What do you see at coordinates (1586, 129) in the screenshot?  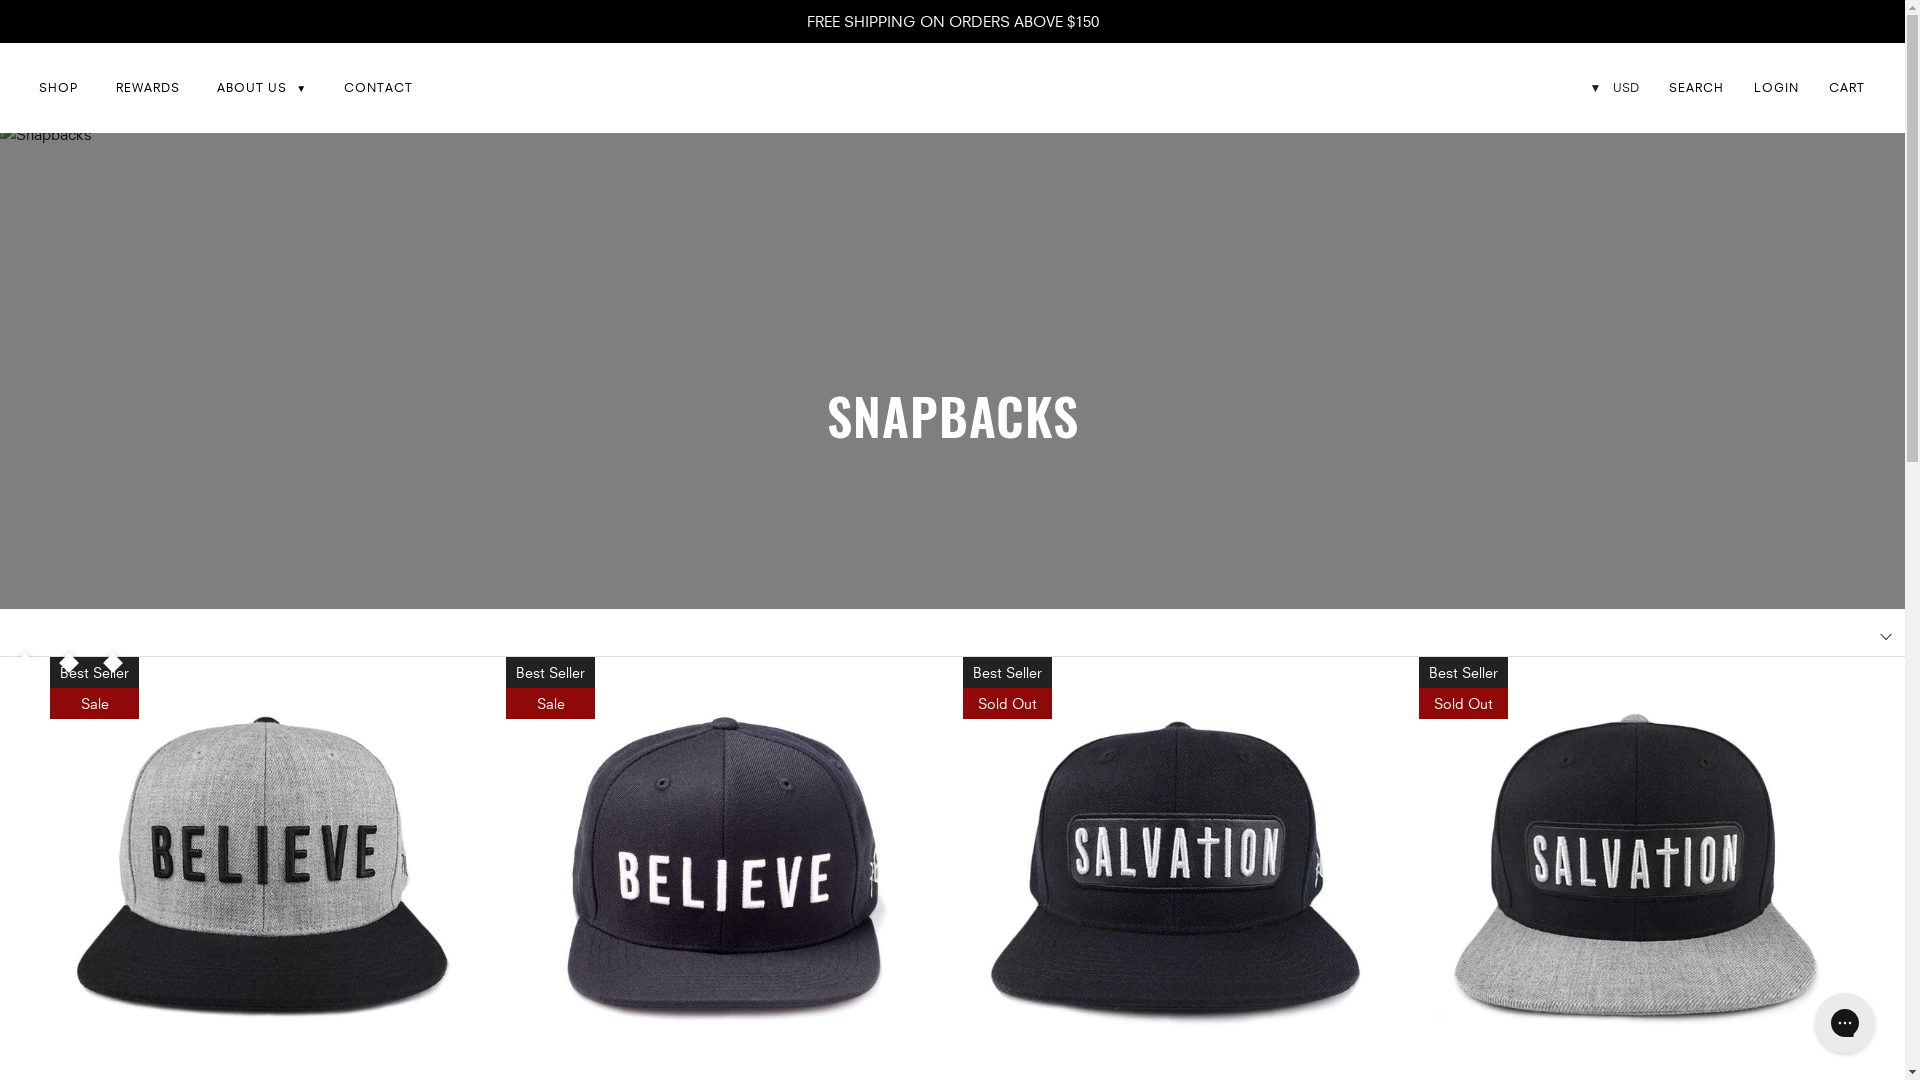 I see `'USD'` at bounding box center [1586, 129].